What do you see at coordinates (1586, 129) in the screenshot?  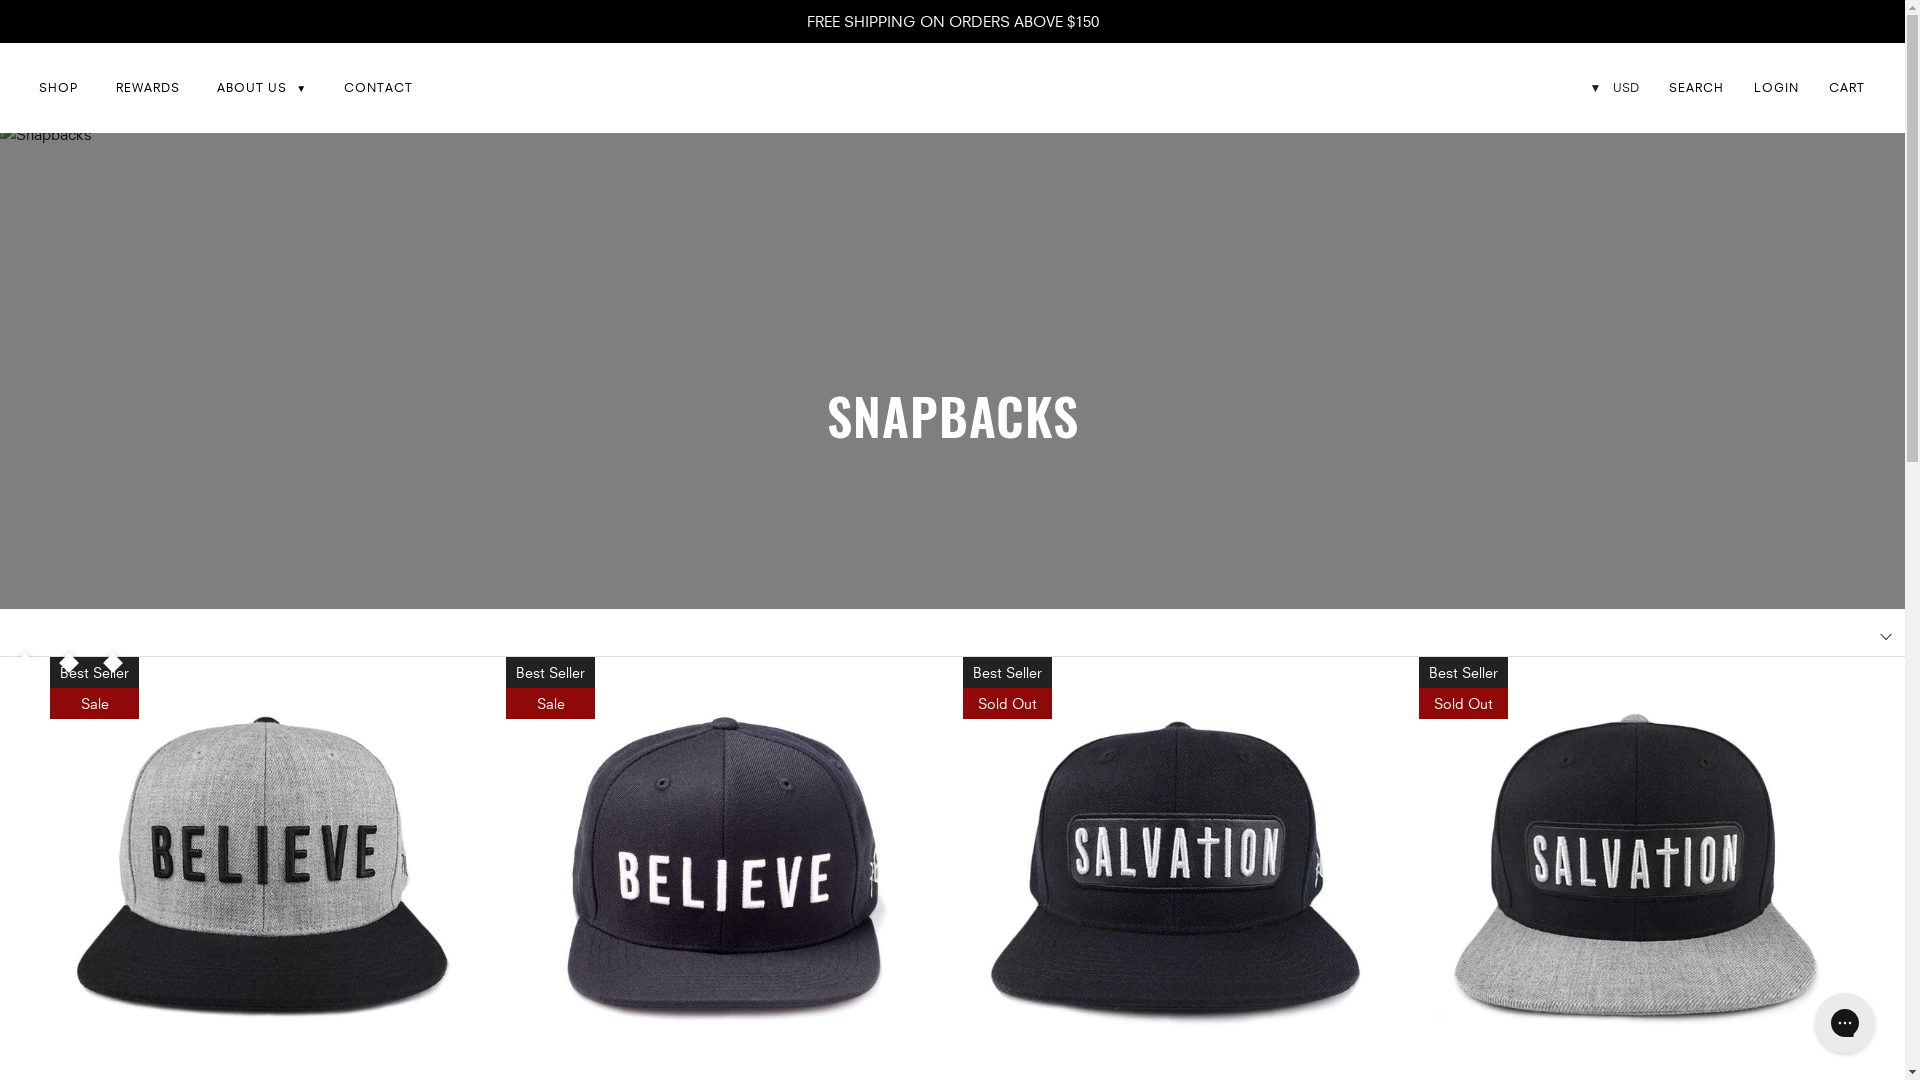 I see `'USD'` at bounding box center [1586, 129].